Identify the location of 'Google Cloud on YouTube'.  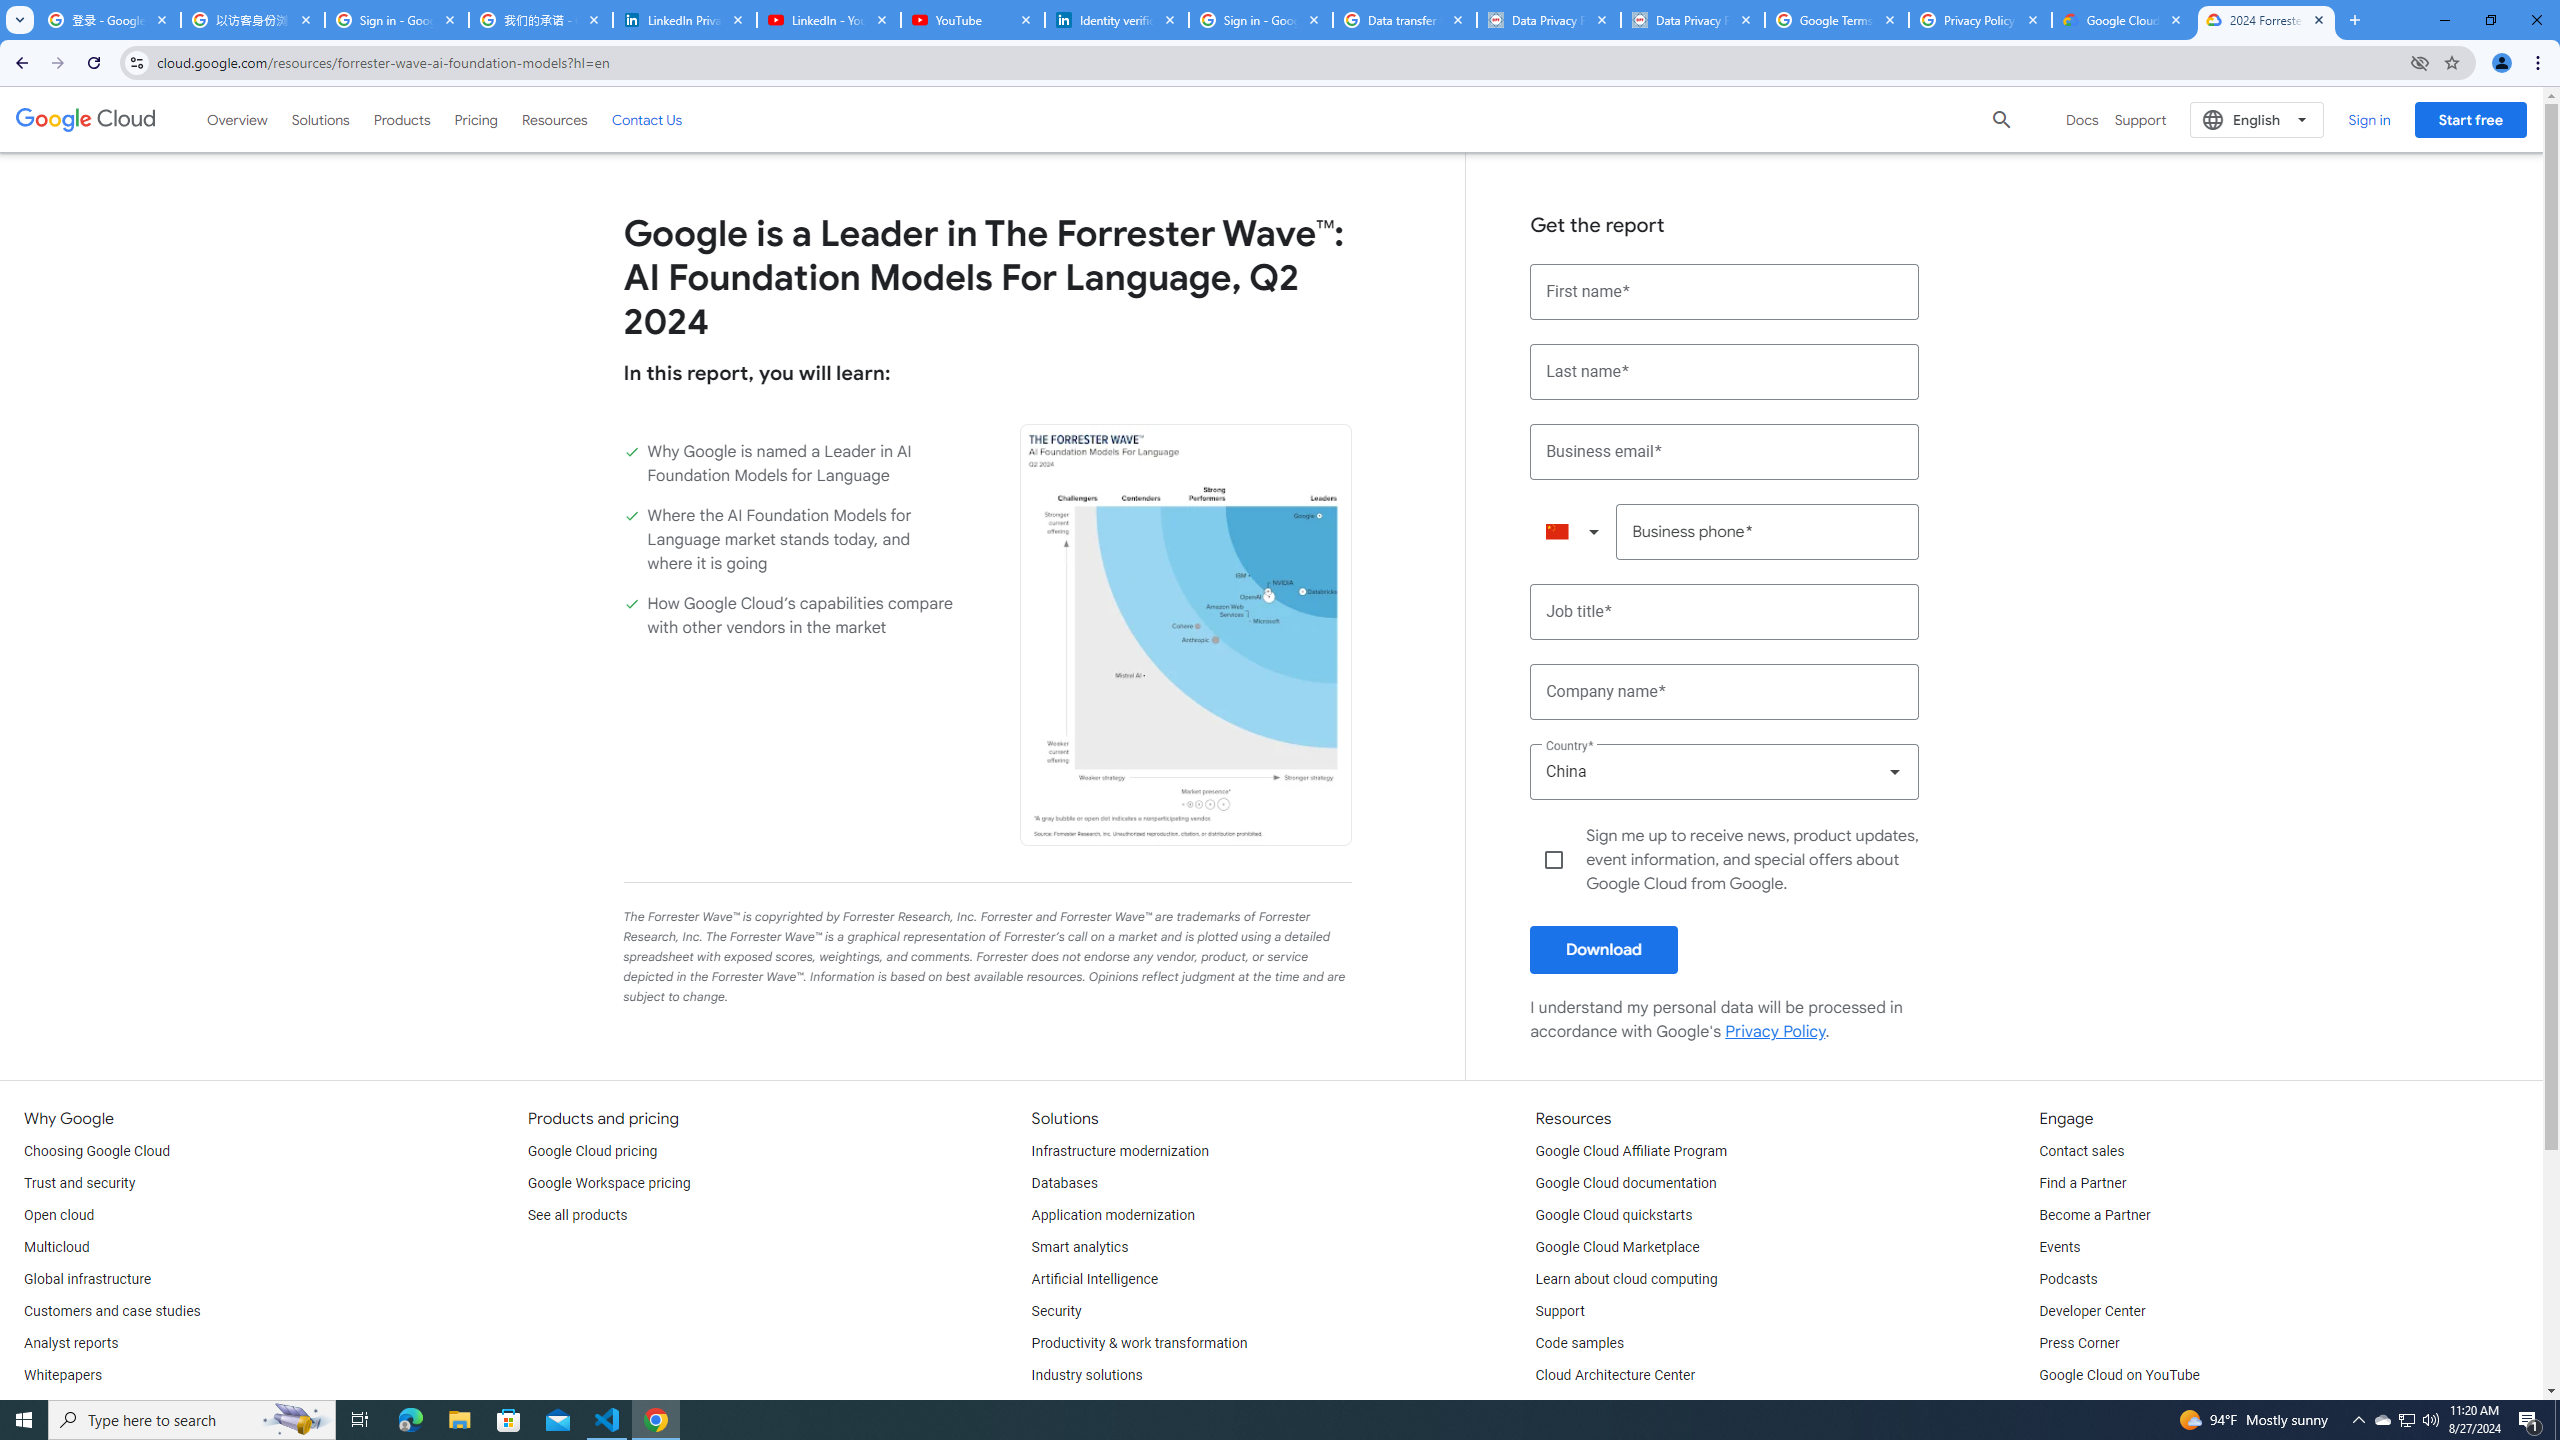
(2117, 1374).